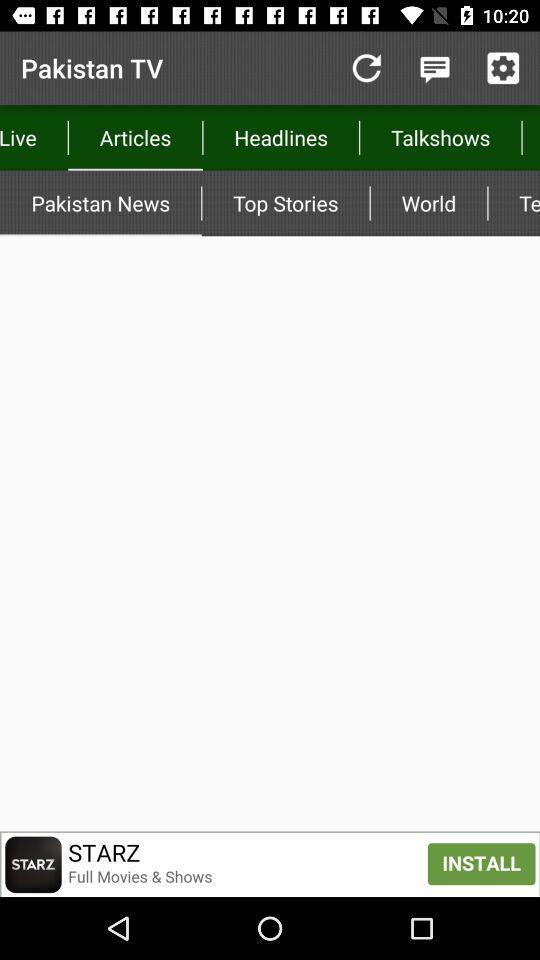 The height and width of the screenshot is (960, 540). What do you see at coordinates (270, 863) in the screenshot?
I see `install starz app` at bounding box center [270, 863].